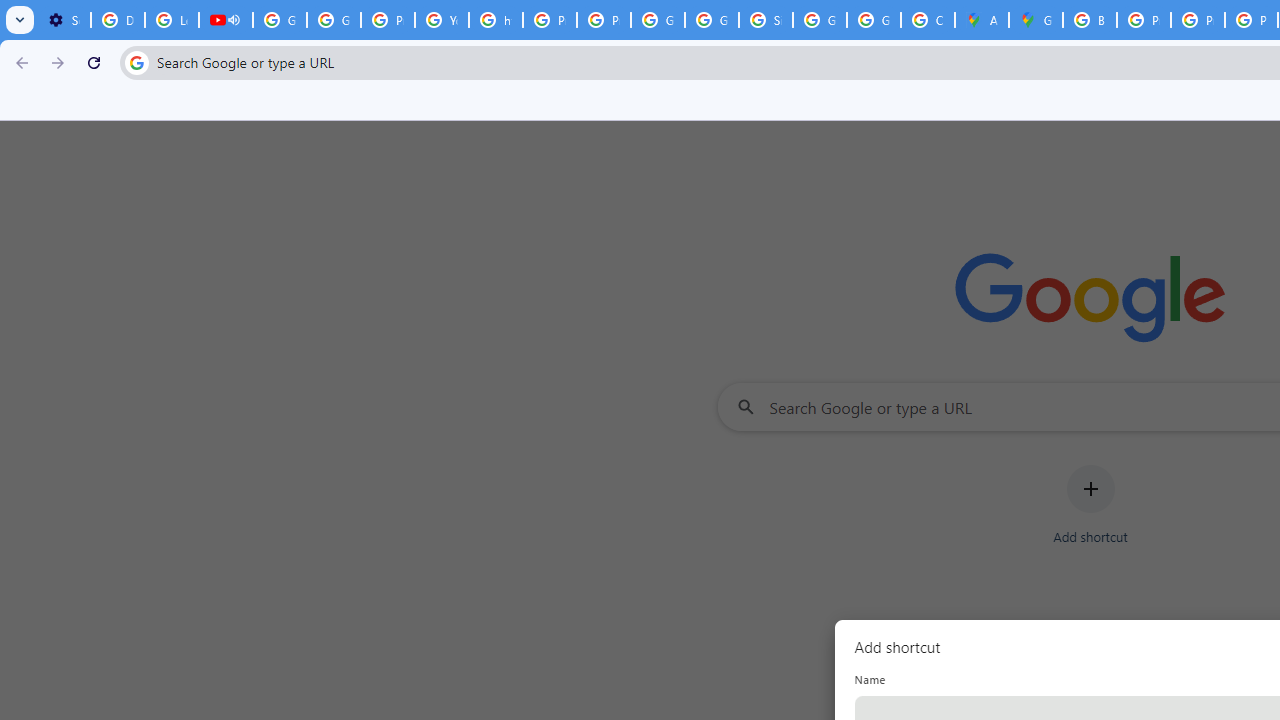 This screenshot has width=1280, height=720. What do you see at coordinates (1036, 20) in the screenshot?
I see `'Google Maps'` at bounding box center [1036, 20].